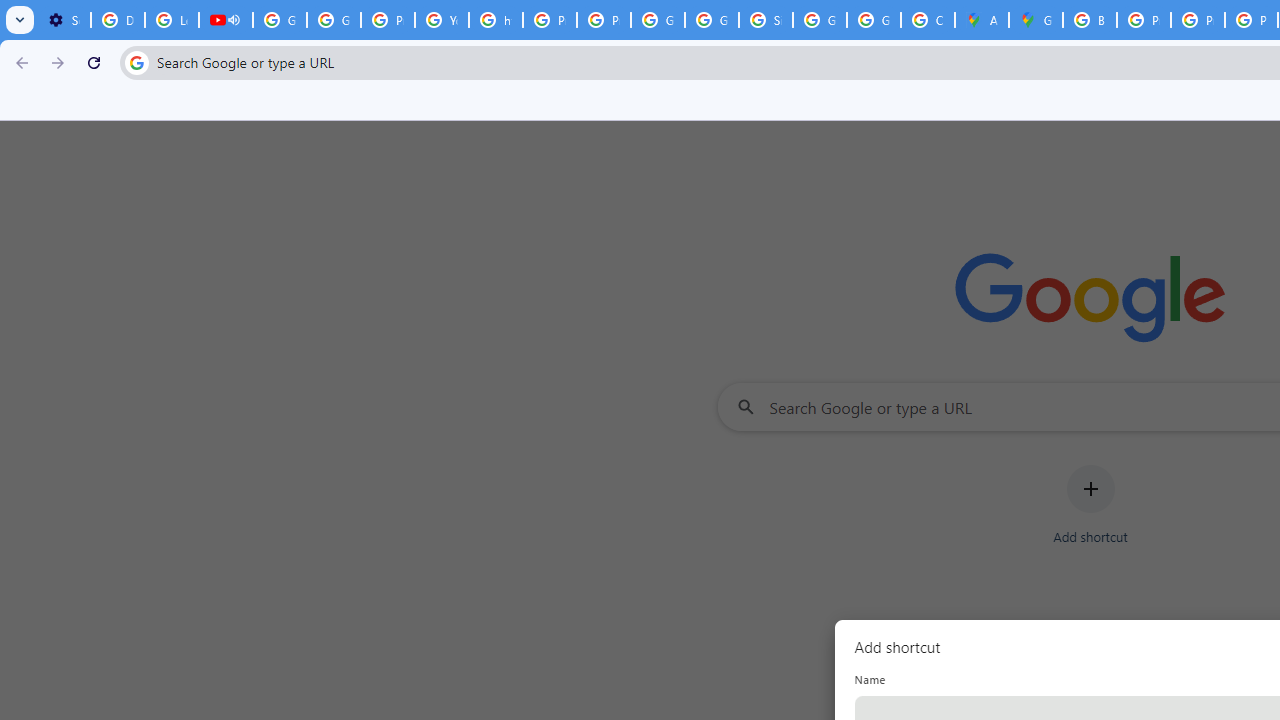 This screenshot has width=1280, height=720. What do you see at coordinates (1036, 20) in the screenshot?
I see `'Google Maps'` at bounding box center [1036, 20].